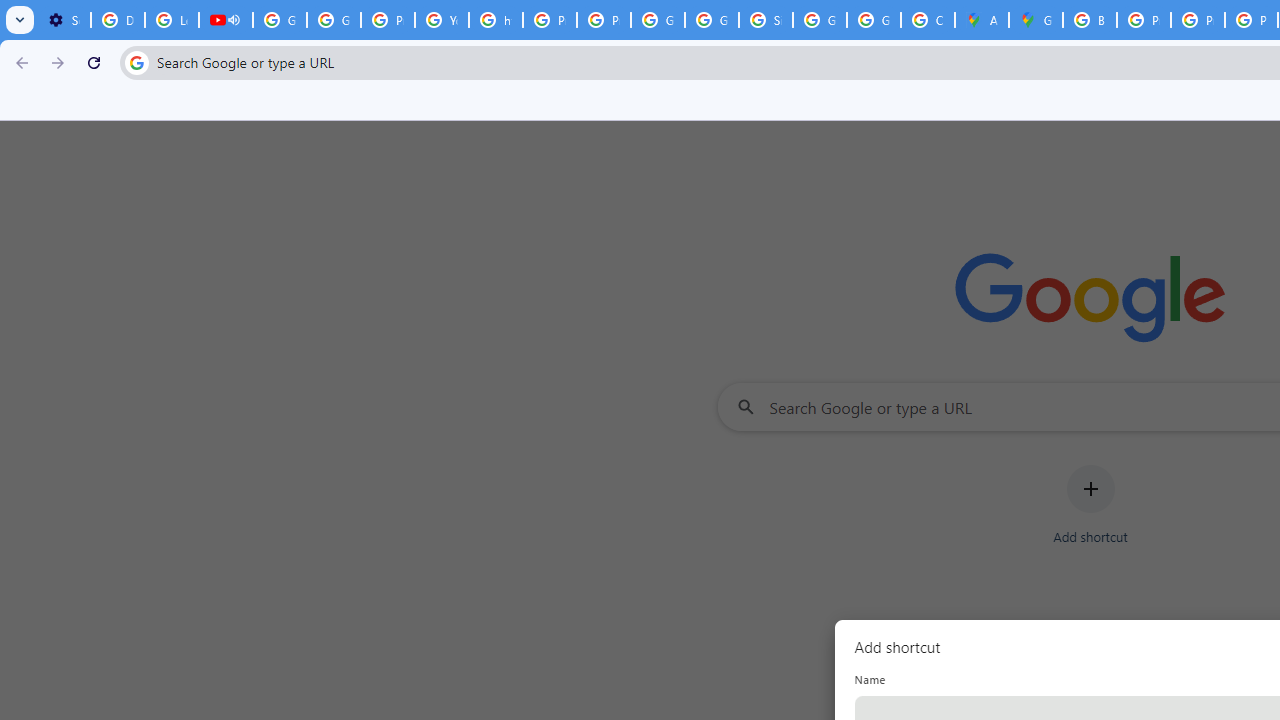 This screenshot has width=1280, height=720. What do you see at coordinates (1036, 20) in the screenshot?
I see `'Google Maps'` at bounding box center [1036, 20].